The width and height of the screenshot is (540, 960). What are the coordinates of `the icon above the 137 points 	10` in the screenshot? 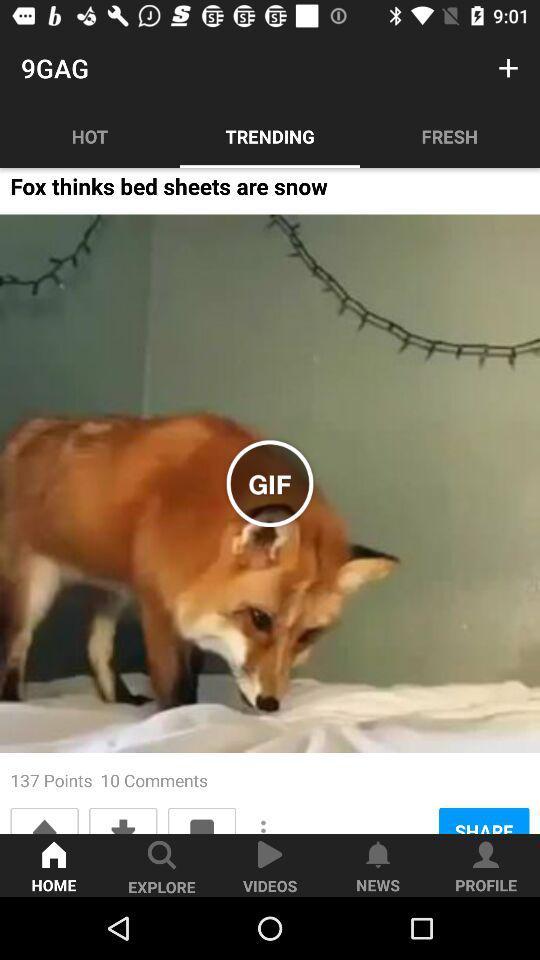 It's located at (270, 482).